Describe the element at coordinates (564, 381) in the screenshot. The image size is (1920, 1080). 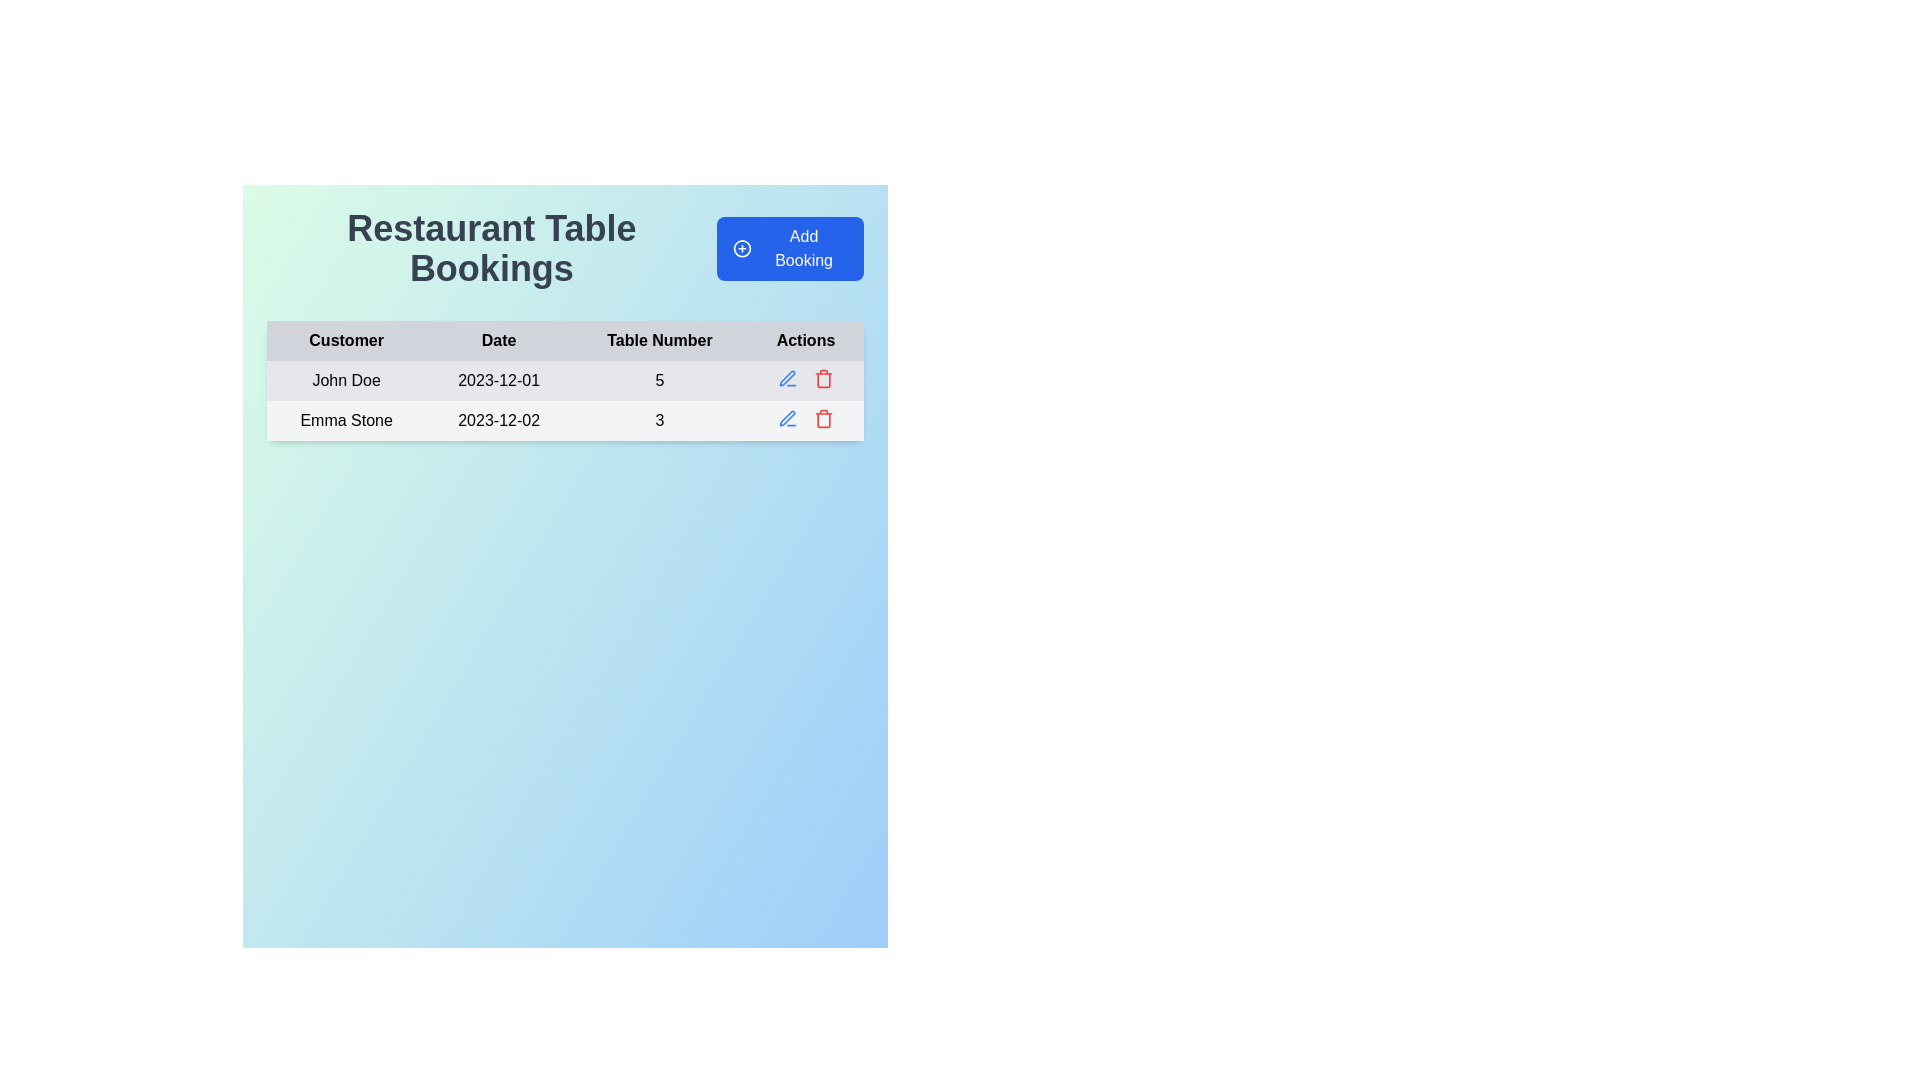
I see `the first row in the structured data table containing 'John Doe', '2023-12-01', and '5'` at that location.